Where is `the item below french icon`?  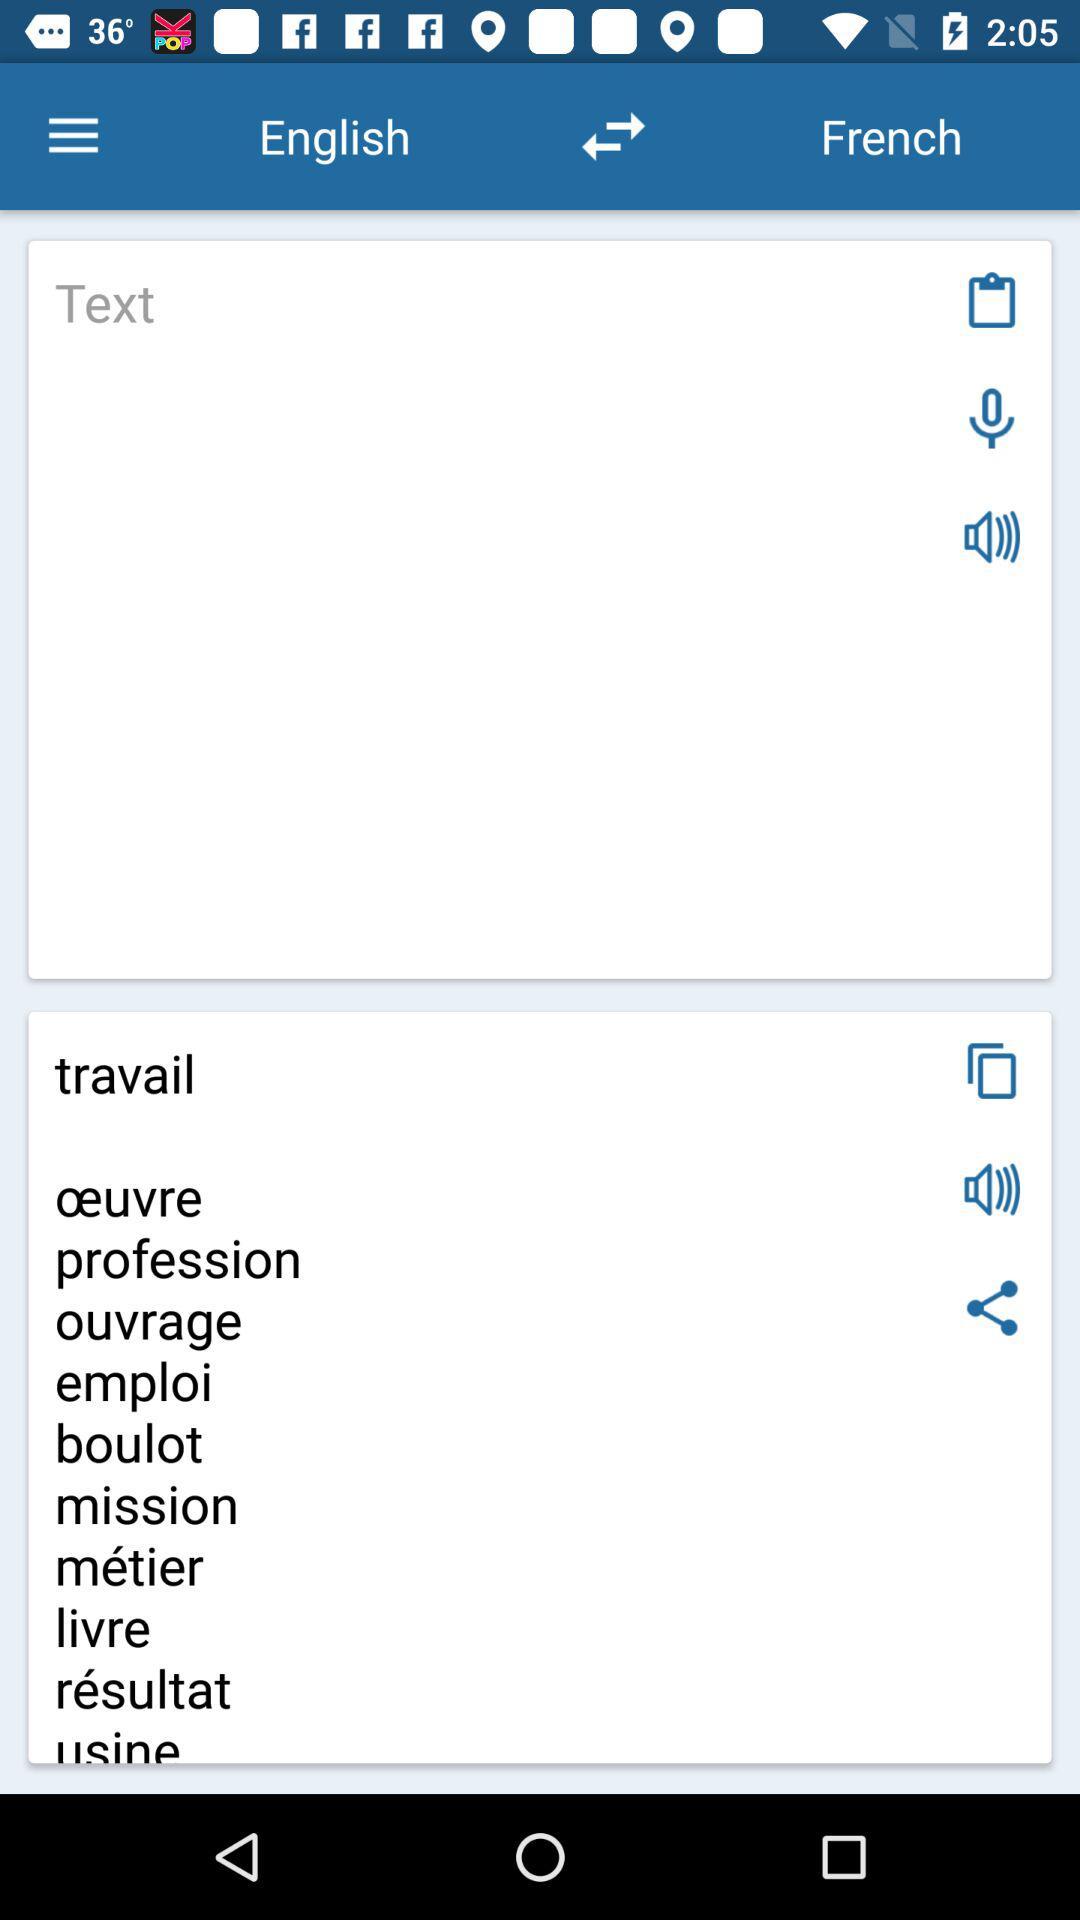 the item below french icon is located at coordinates (992, 298).